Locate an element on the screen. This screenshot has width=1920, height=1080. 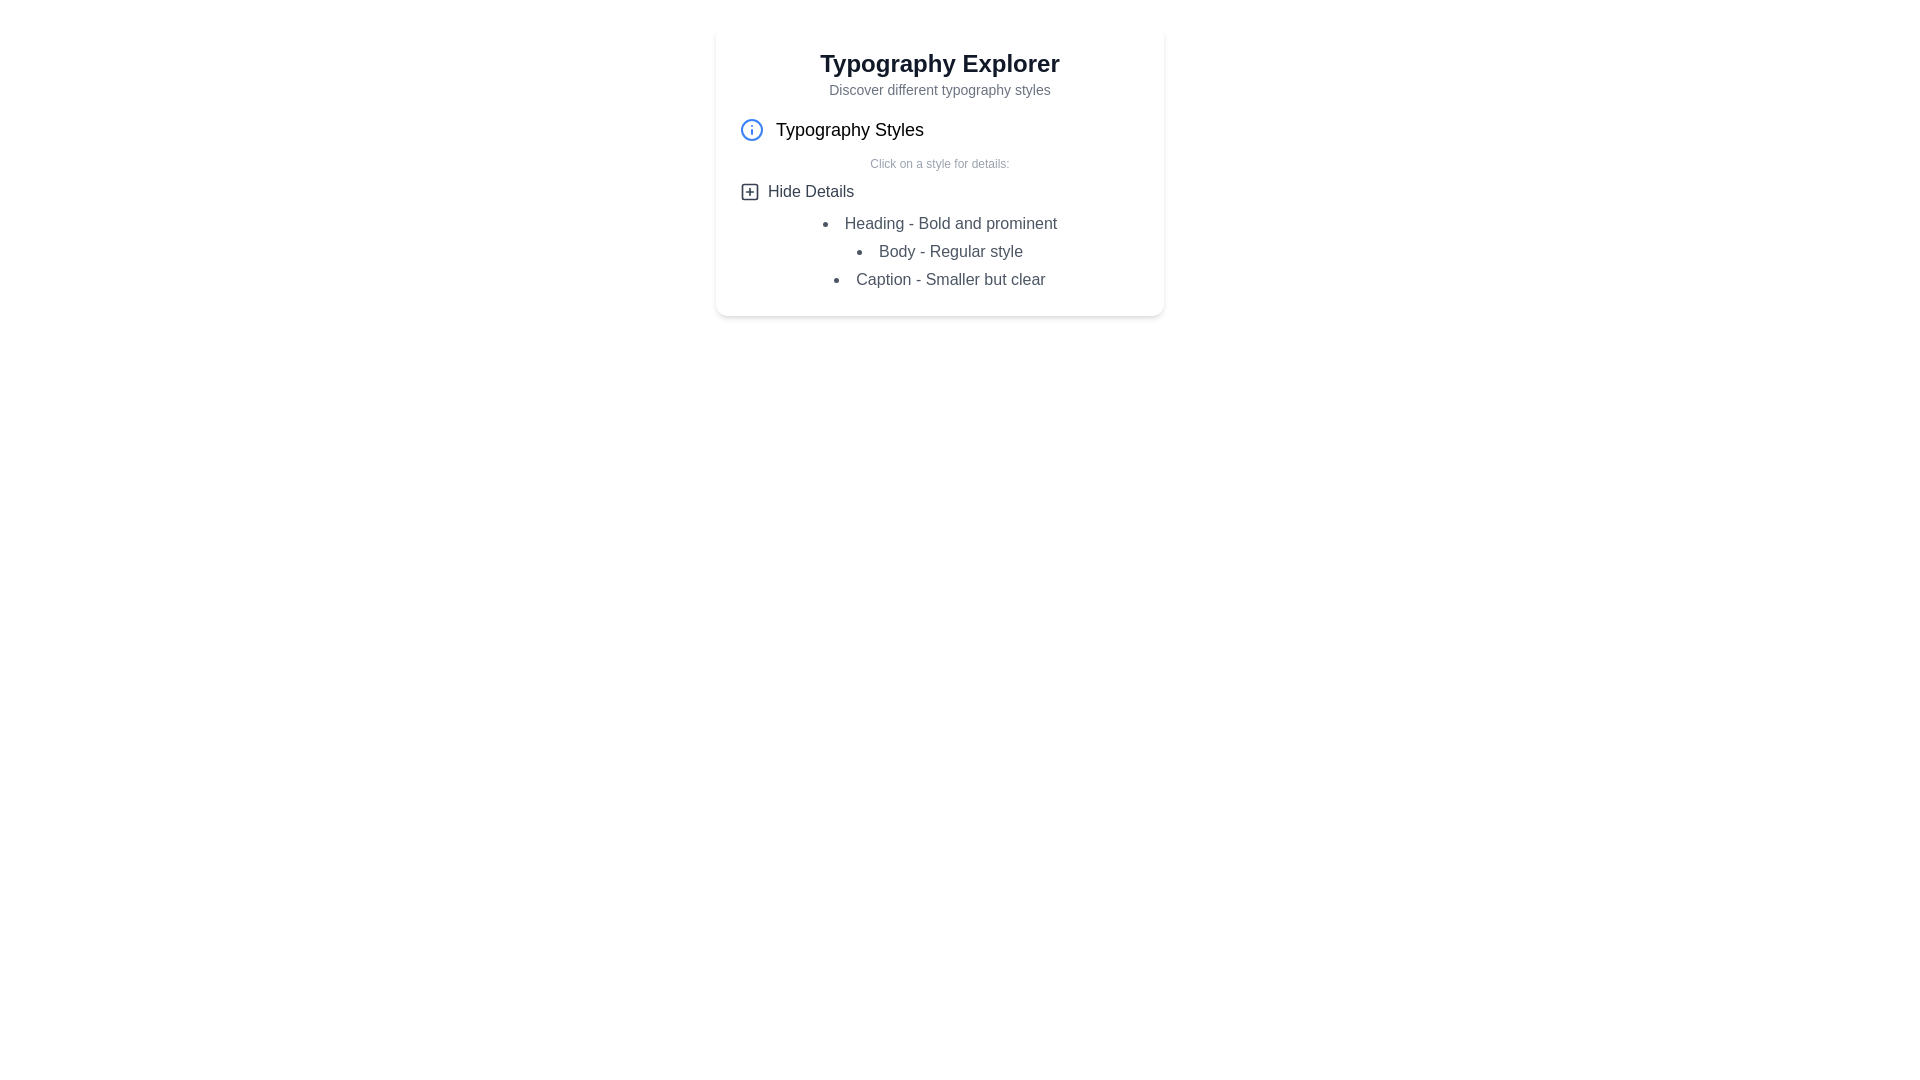
the Text group with bullet points element located below the 'Hide Details' label to initiate interaction is located at coordinates (939, 250).